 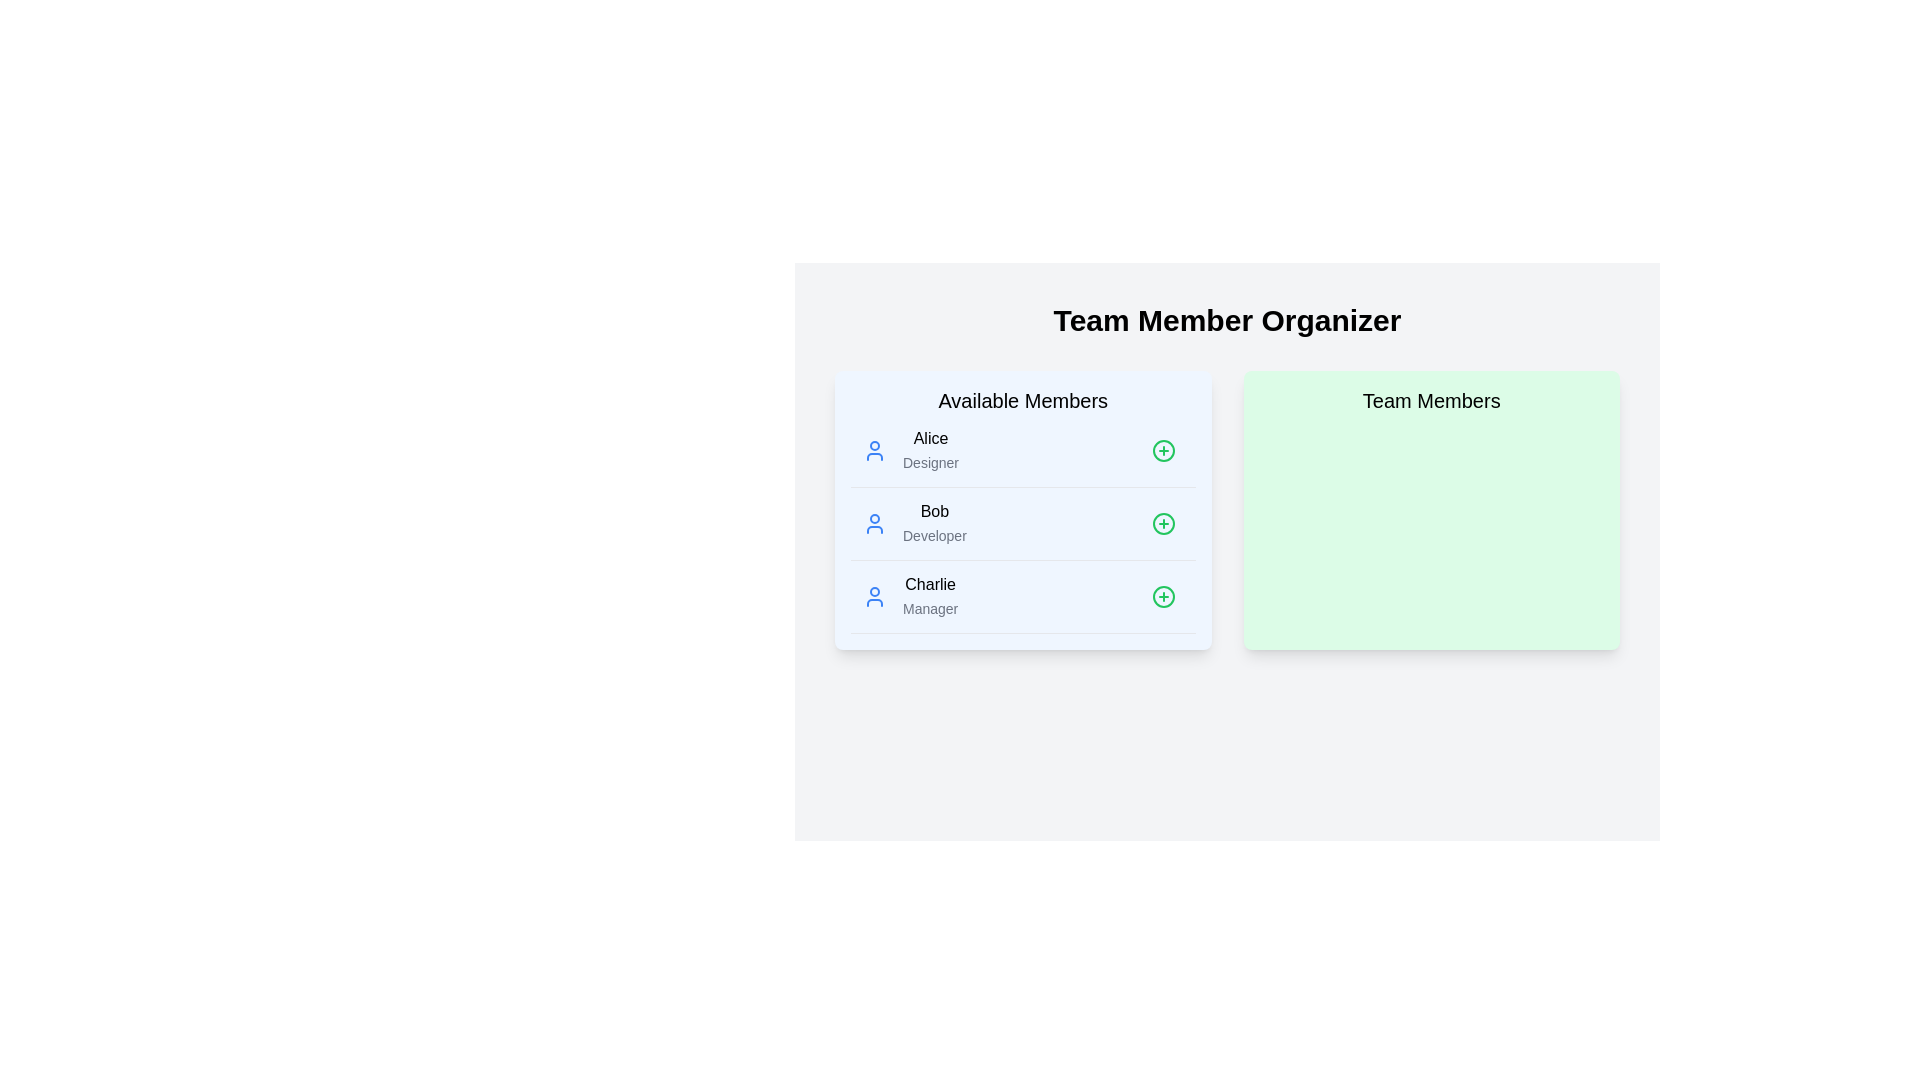 What do you see at coordinates (929, 608) in the screenshot?
I see `the informational label that indicates the role 'Manager' of the individual named 'Charlie', located below the name in the 'Available Members' panel` at bounding box center [929, 608].